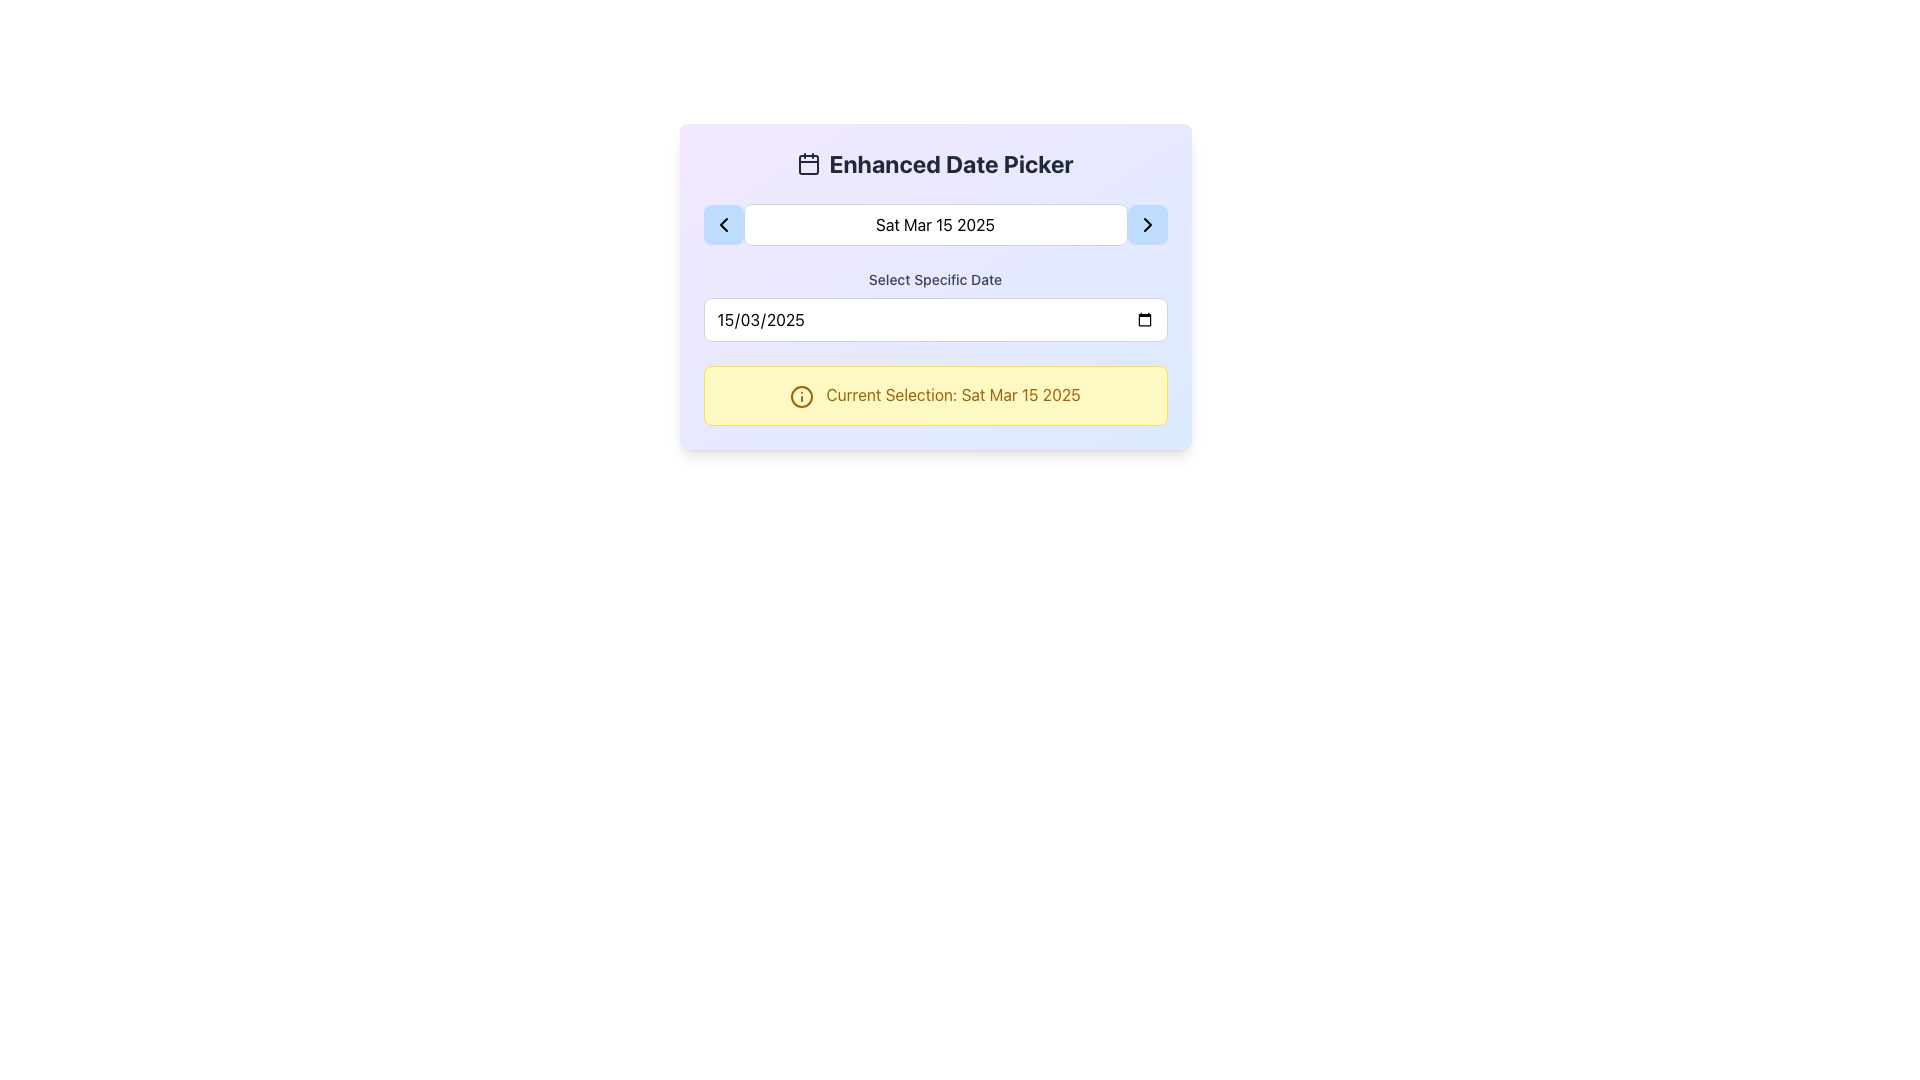 The width and height of the screenshot is (1920, 1080). I want to click on the Date Picker Display Section, so click(934, 224).